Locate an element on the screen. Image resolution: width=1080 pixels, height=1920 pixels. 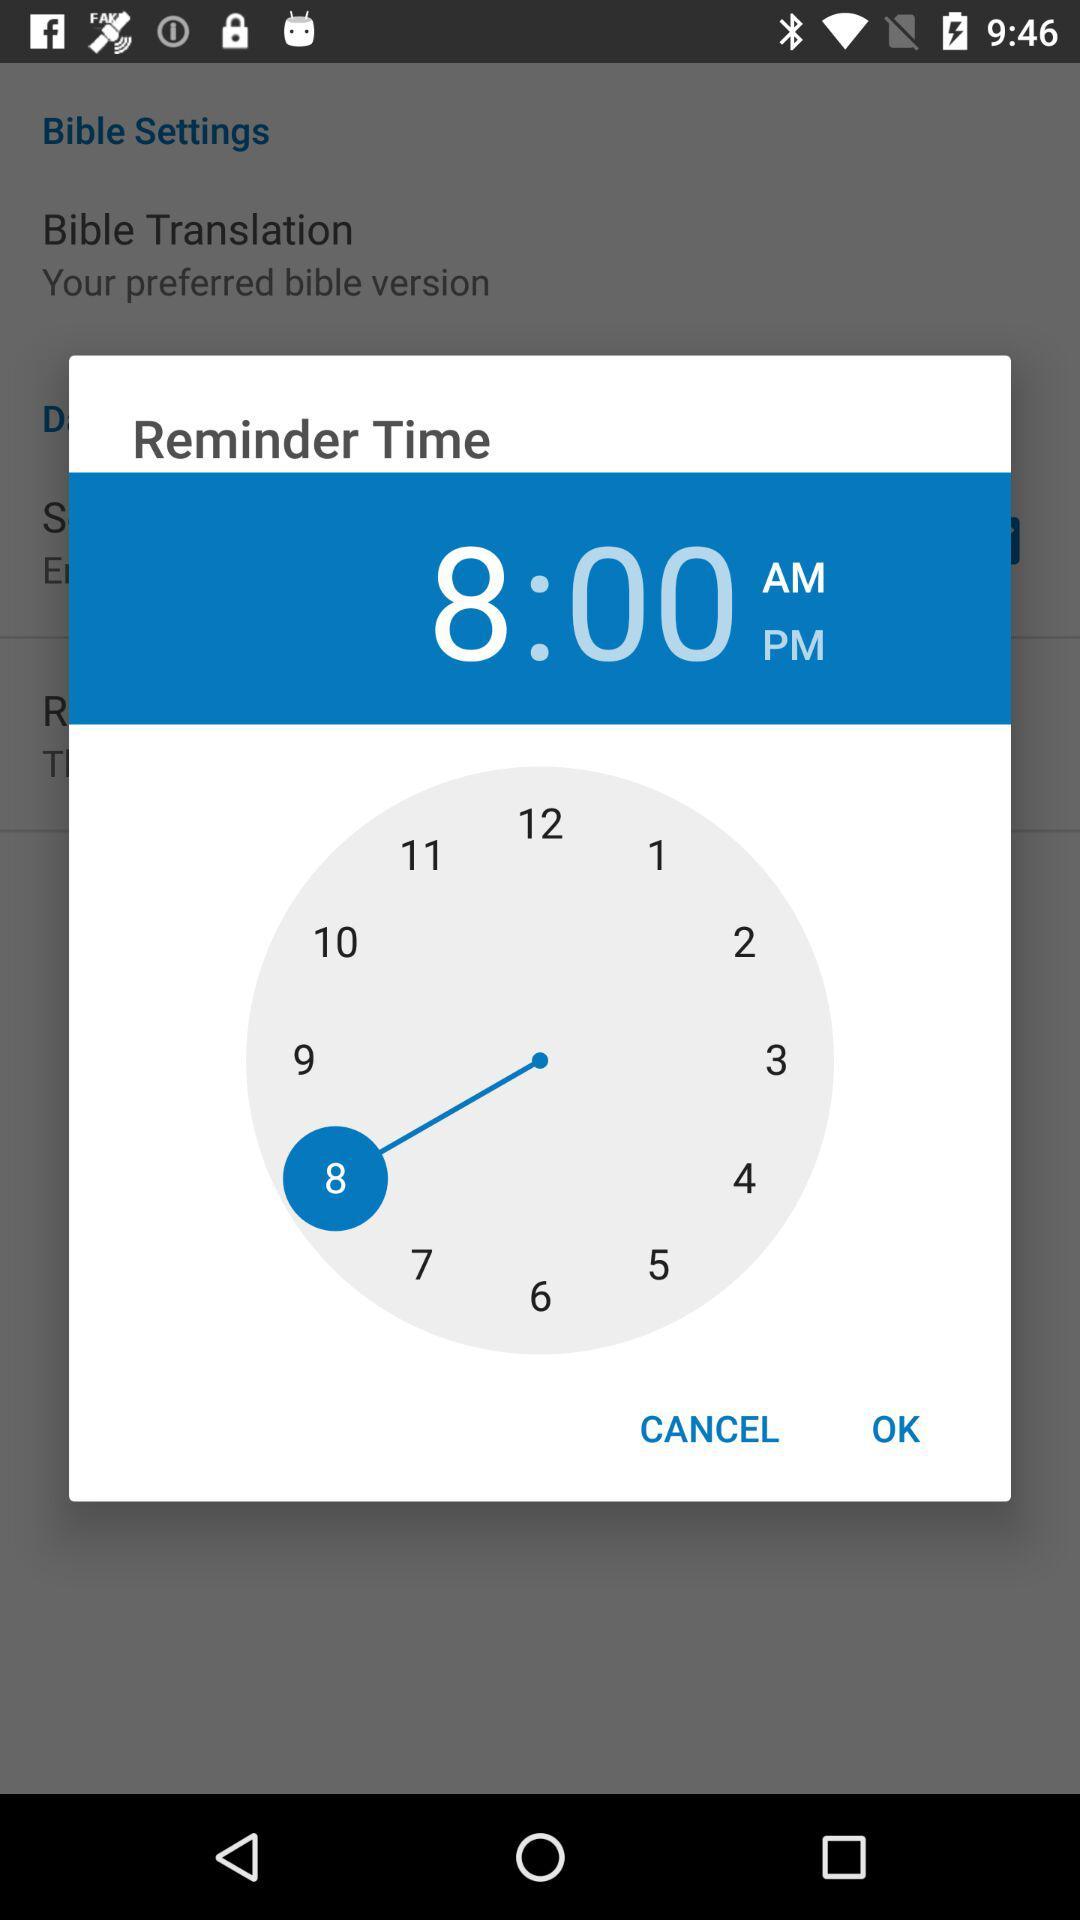
icon to the right of the 00 is located at coordinates (793, 569).